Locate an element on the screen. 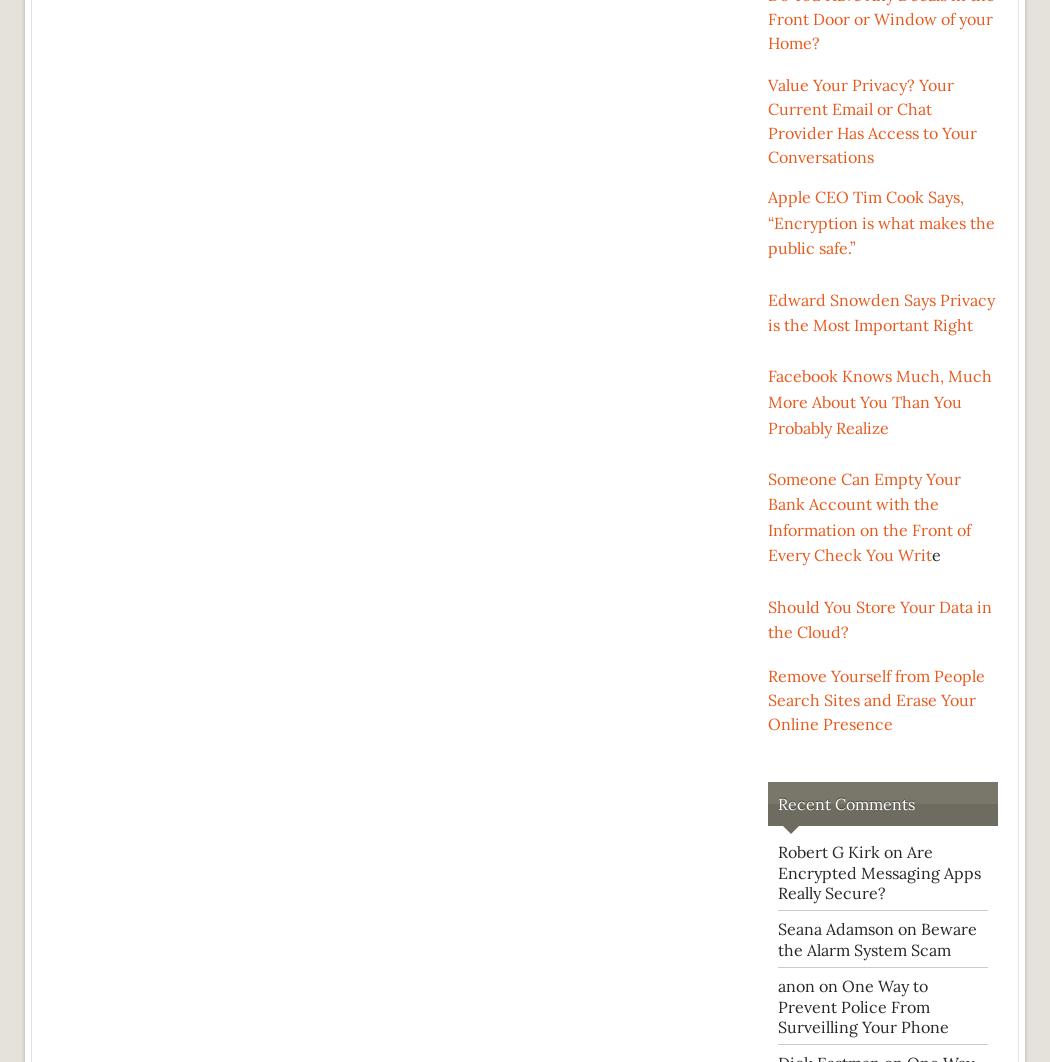 This screenshot has height=1062, width=1050. 'Should
      You Store Your Data in the Cloud?' is located at coordinates (879, 619).